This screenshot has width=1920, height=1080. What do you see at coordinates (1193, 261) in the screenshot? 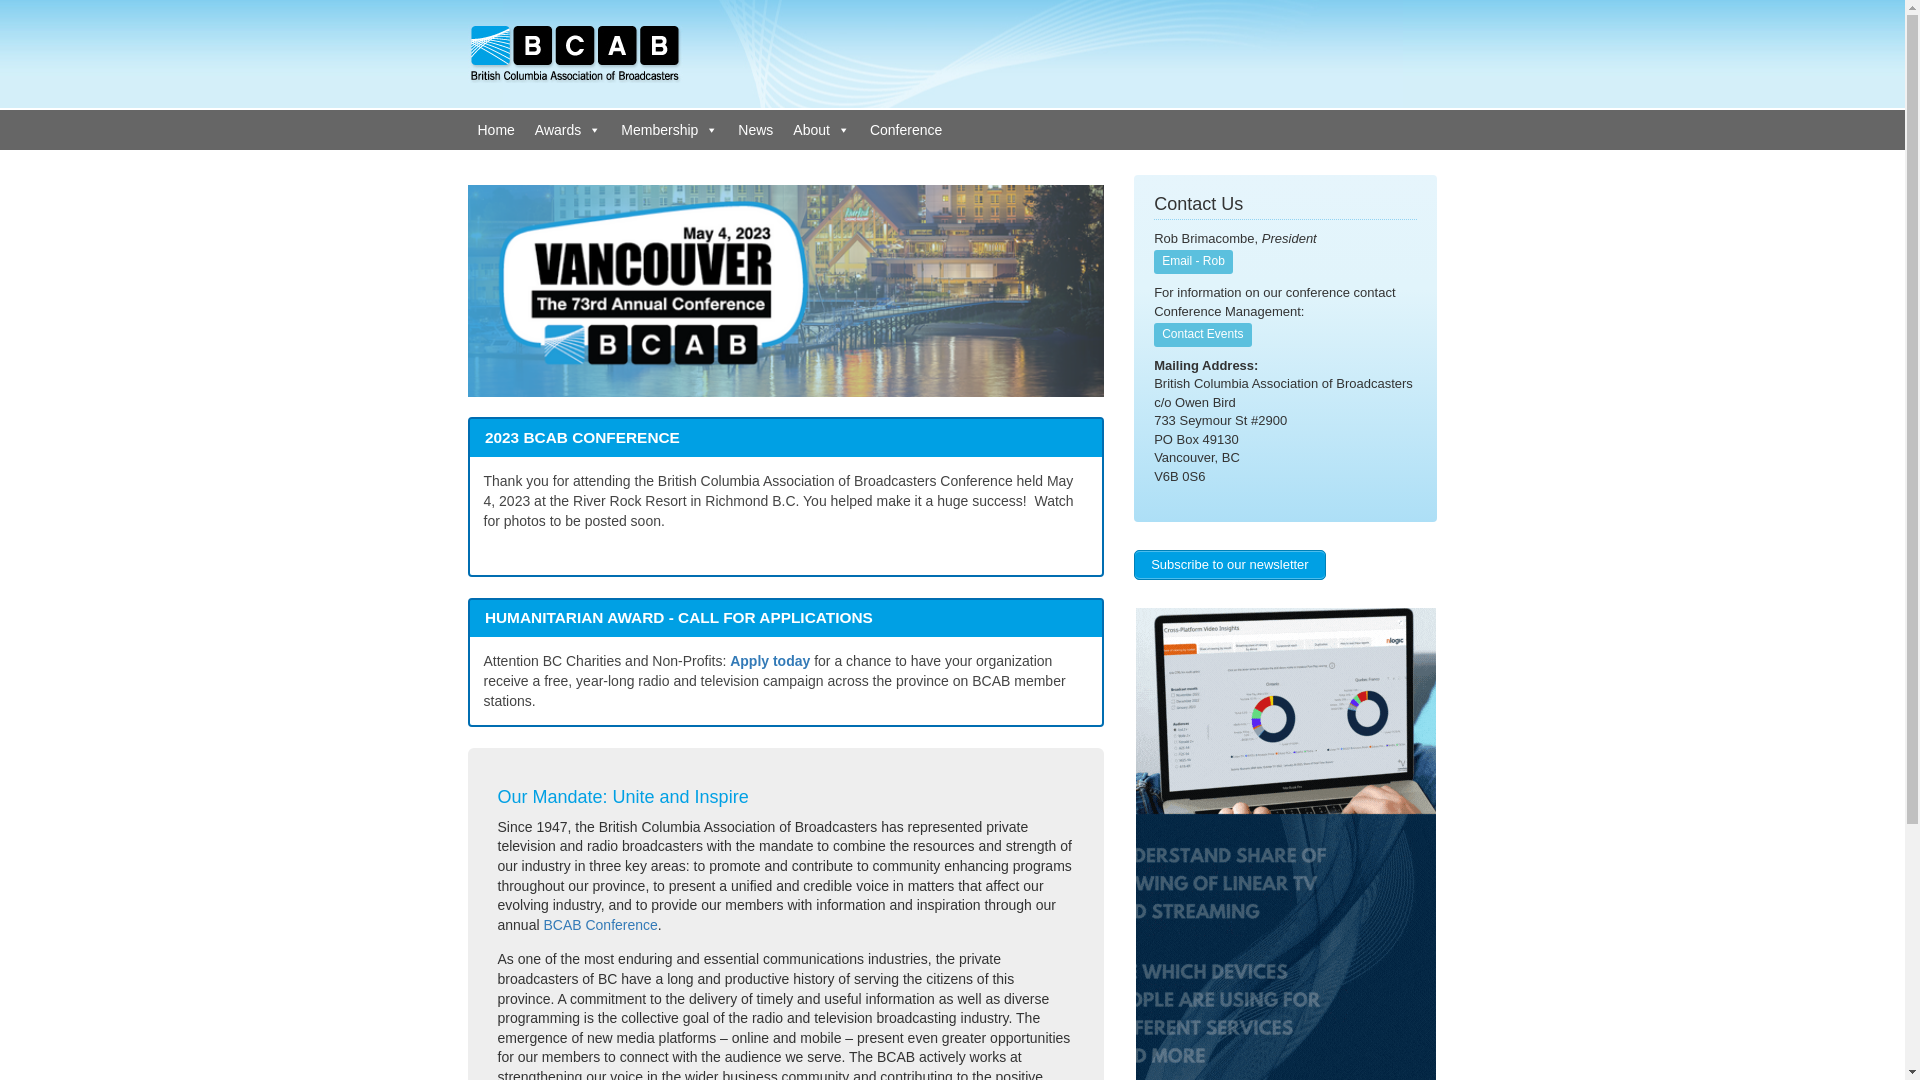
I see `'Email - Rob'` at bounding box center [1193, 261].